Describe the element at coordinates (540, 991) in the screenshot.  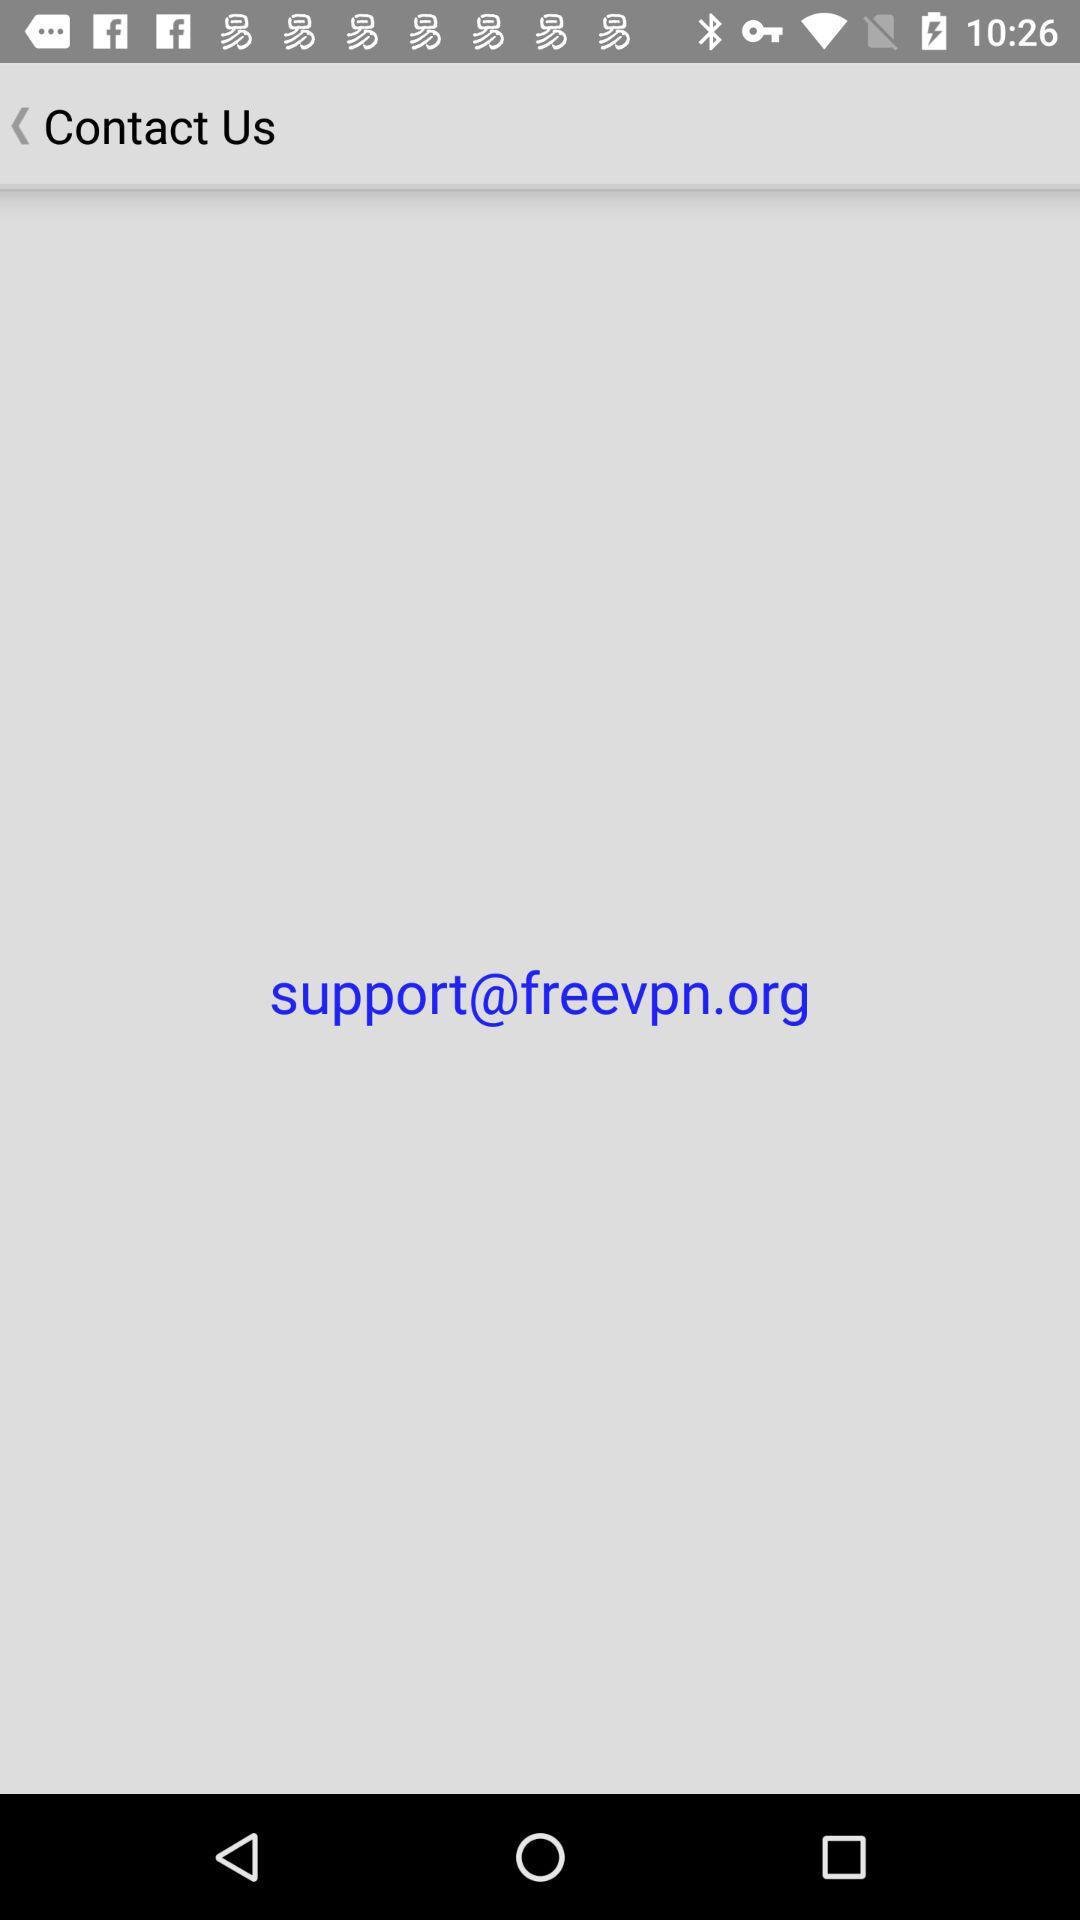
I see `item at the center` at that location.